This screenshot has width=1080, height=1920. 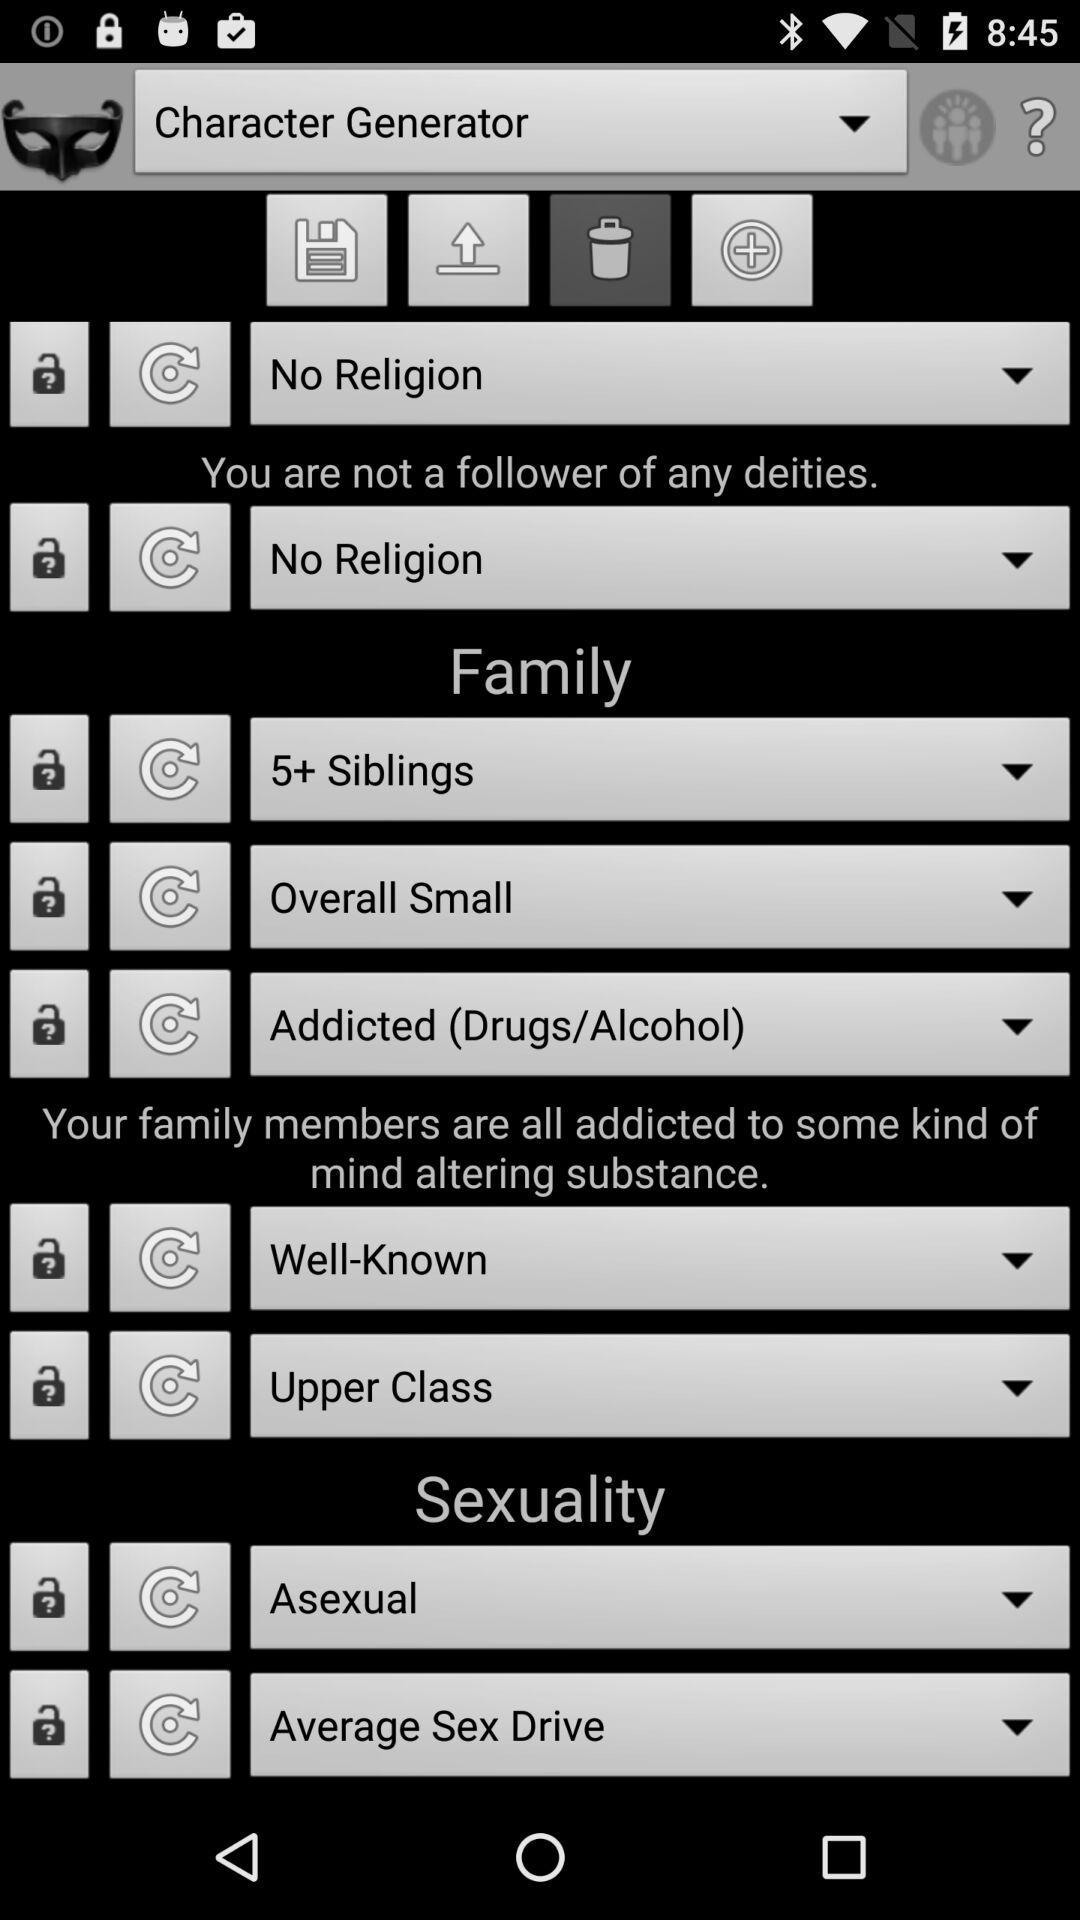 What do you see at coordinates (1036, 134) in the screenshot?
I see `the help icon` at bounding box center [1036, 134].